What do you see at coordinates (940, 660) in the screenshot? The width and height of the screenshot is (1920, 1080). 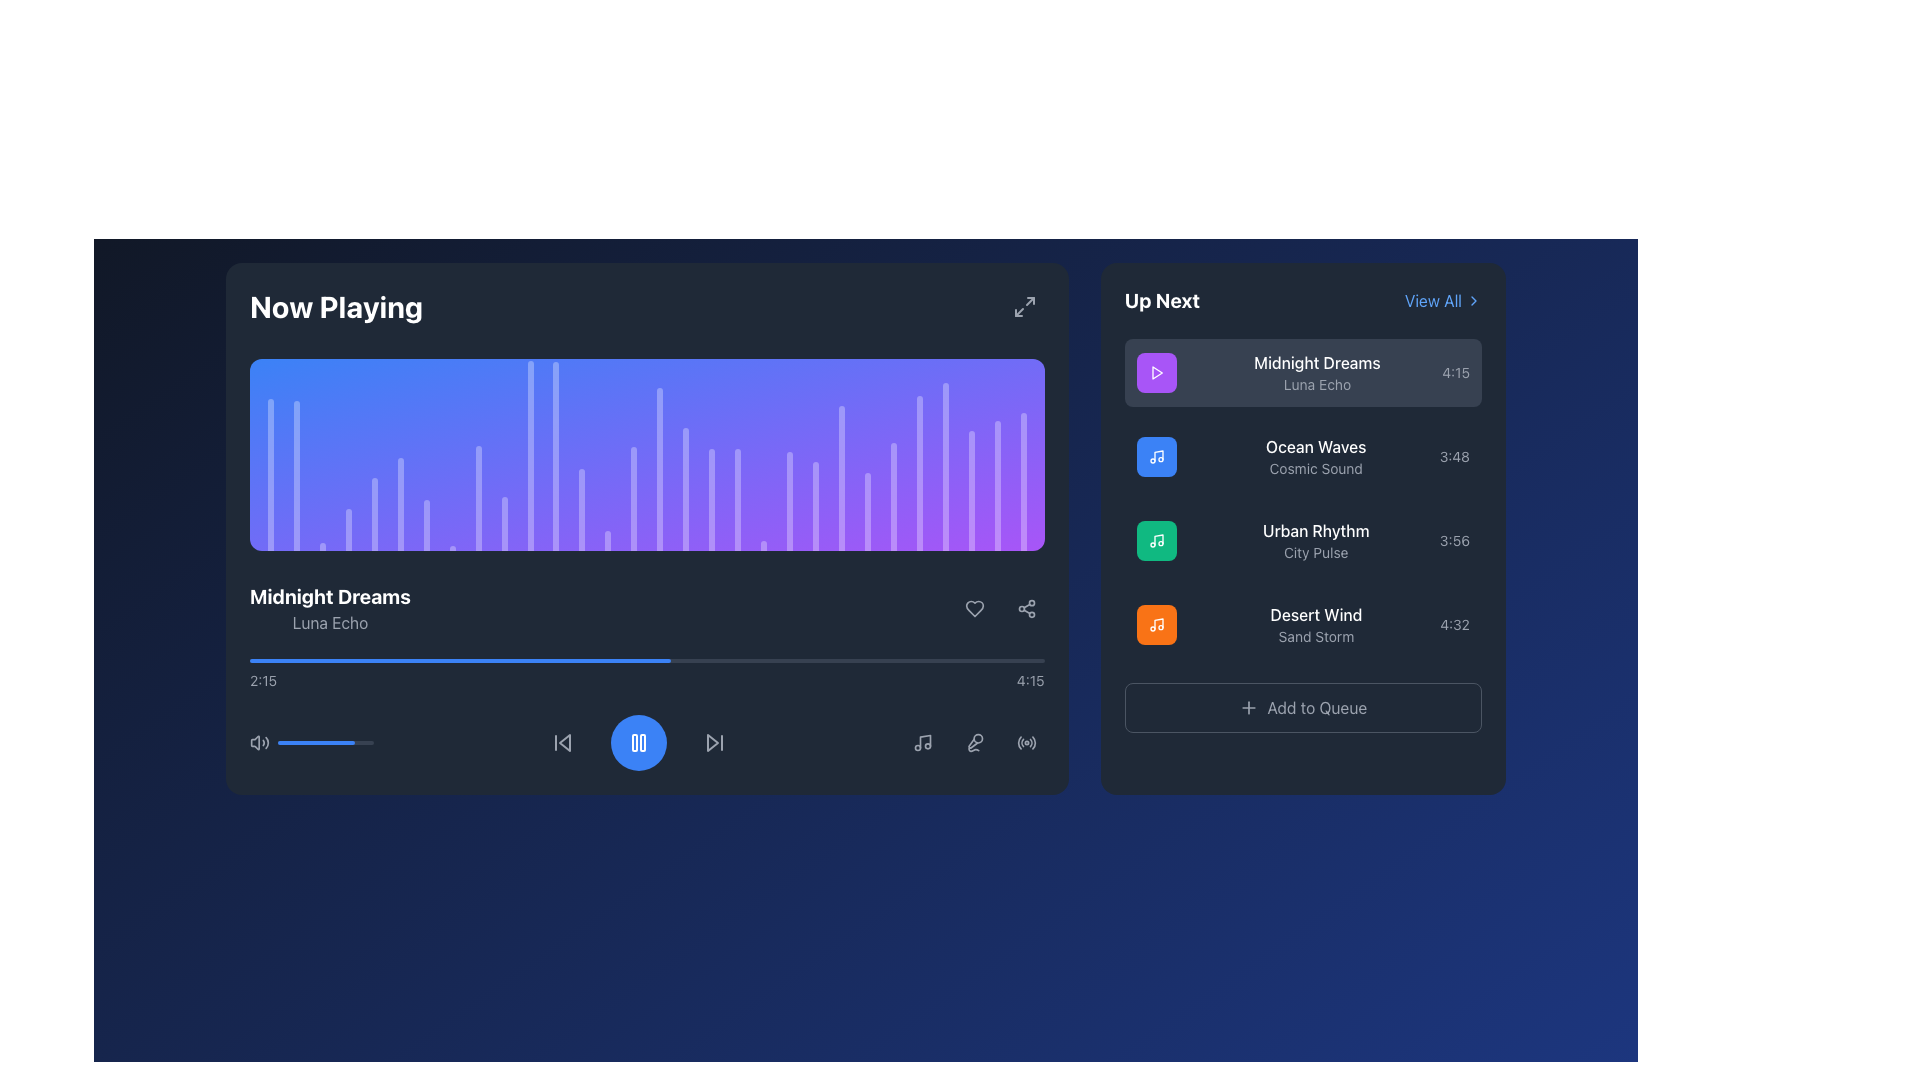 I see `the progress bar` at bounding box center [940, 660].